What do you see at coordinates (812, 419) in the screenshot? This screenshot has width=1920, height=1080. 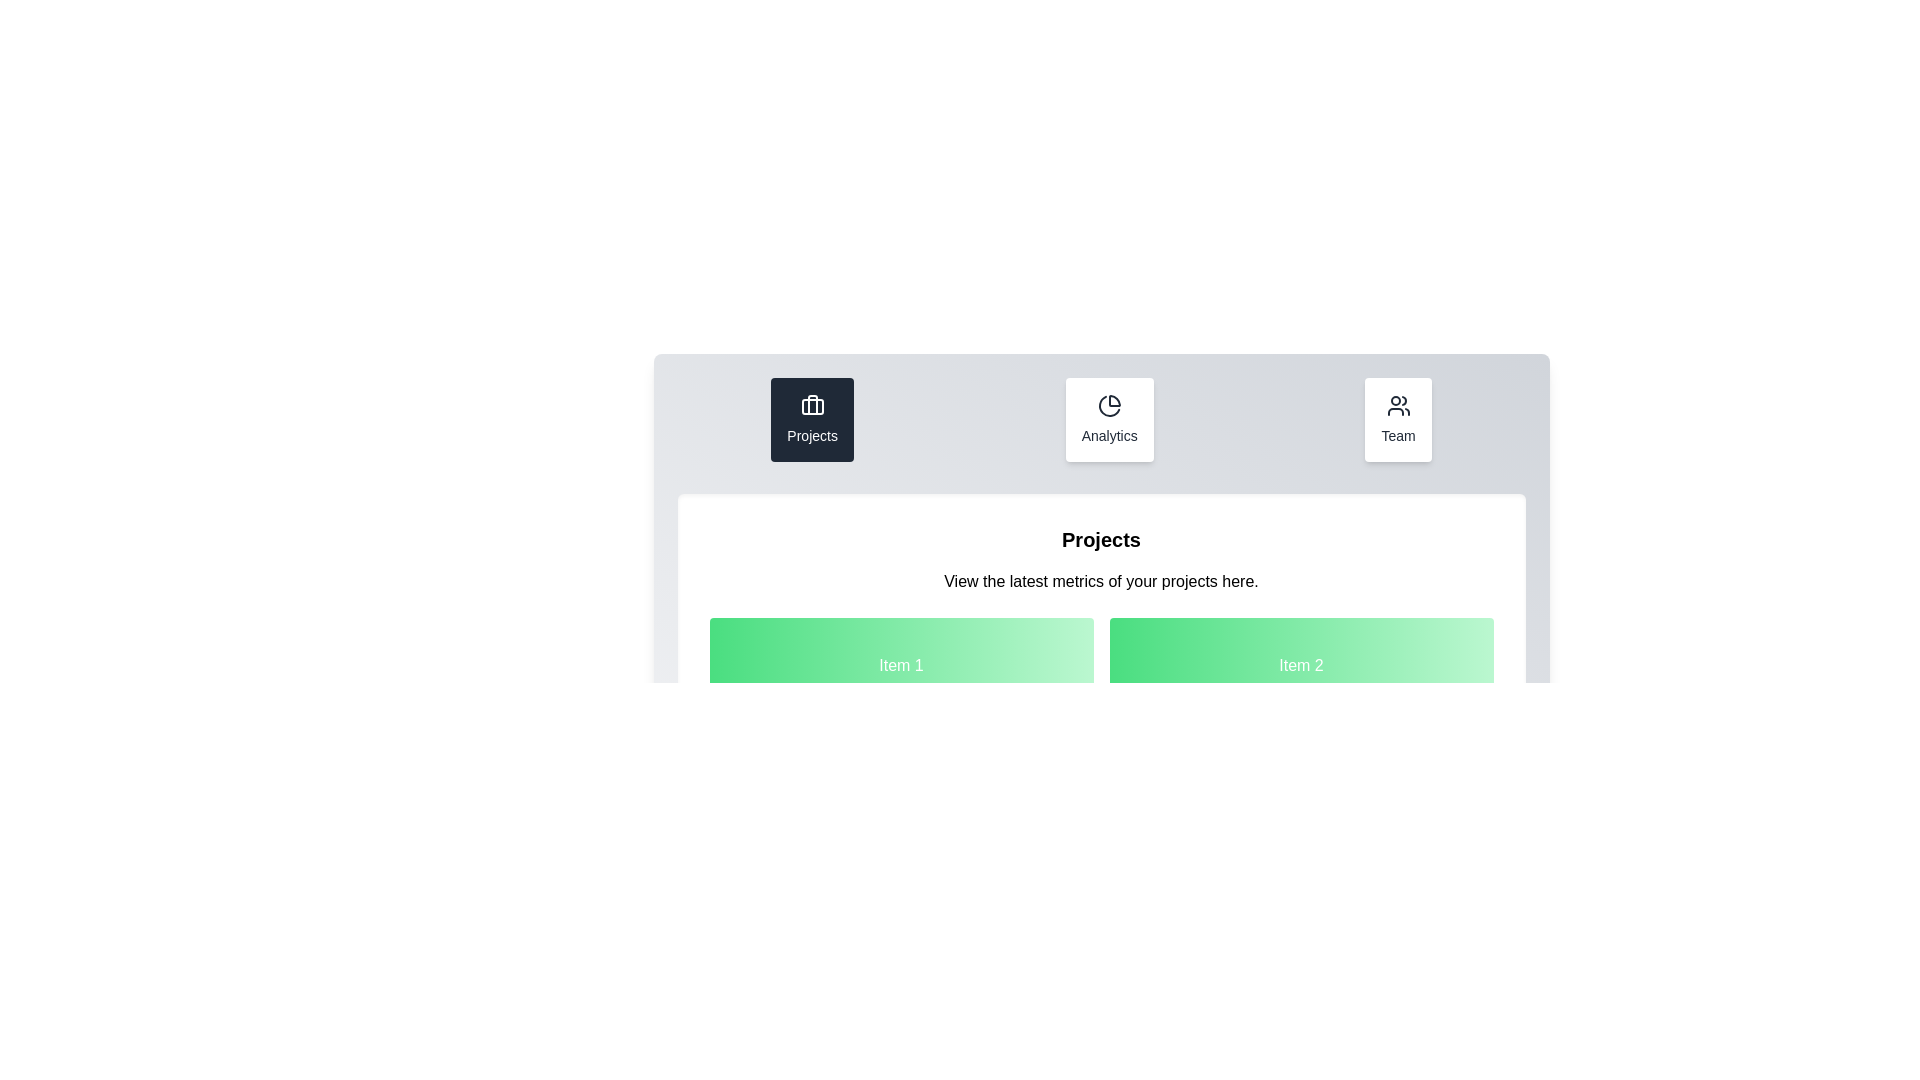 I see `the tab named Projects` at bounding box center [812, 419].